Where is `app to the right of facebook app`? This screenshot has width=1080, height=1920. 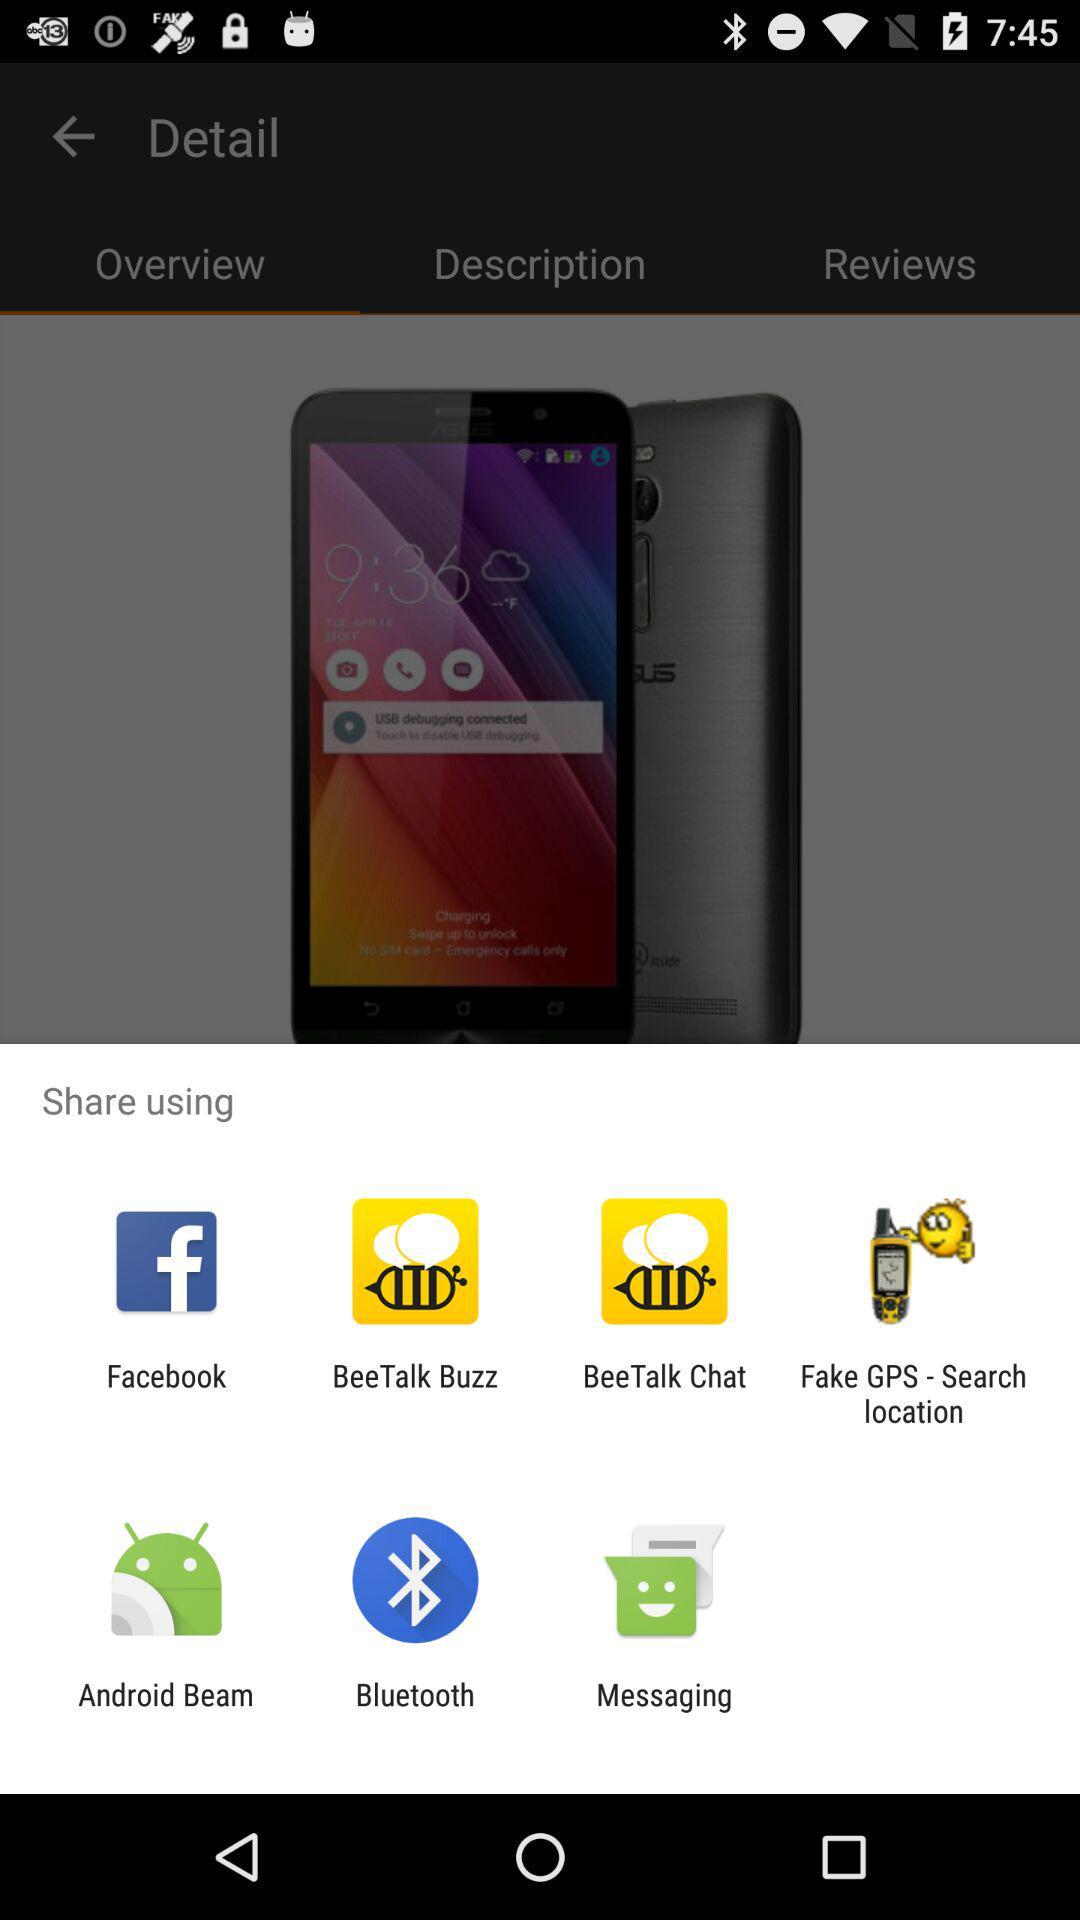 app to the right of facebook app is located at coordinates (414, 1392).